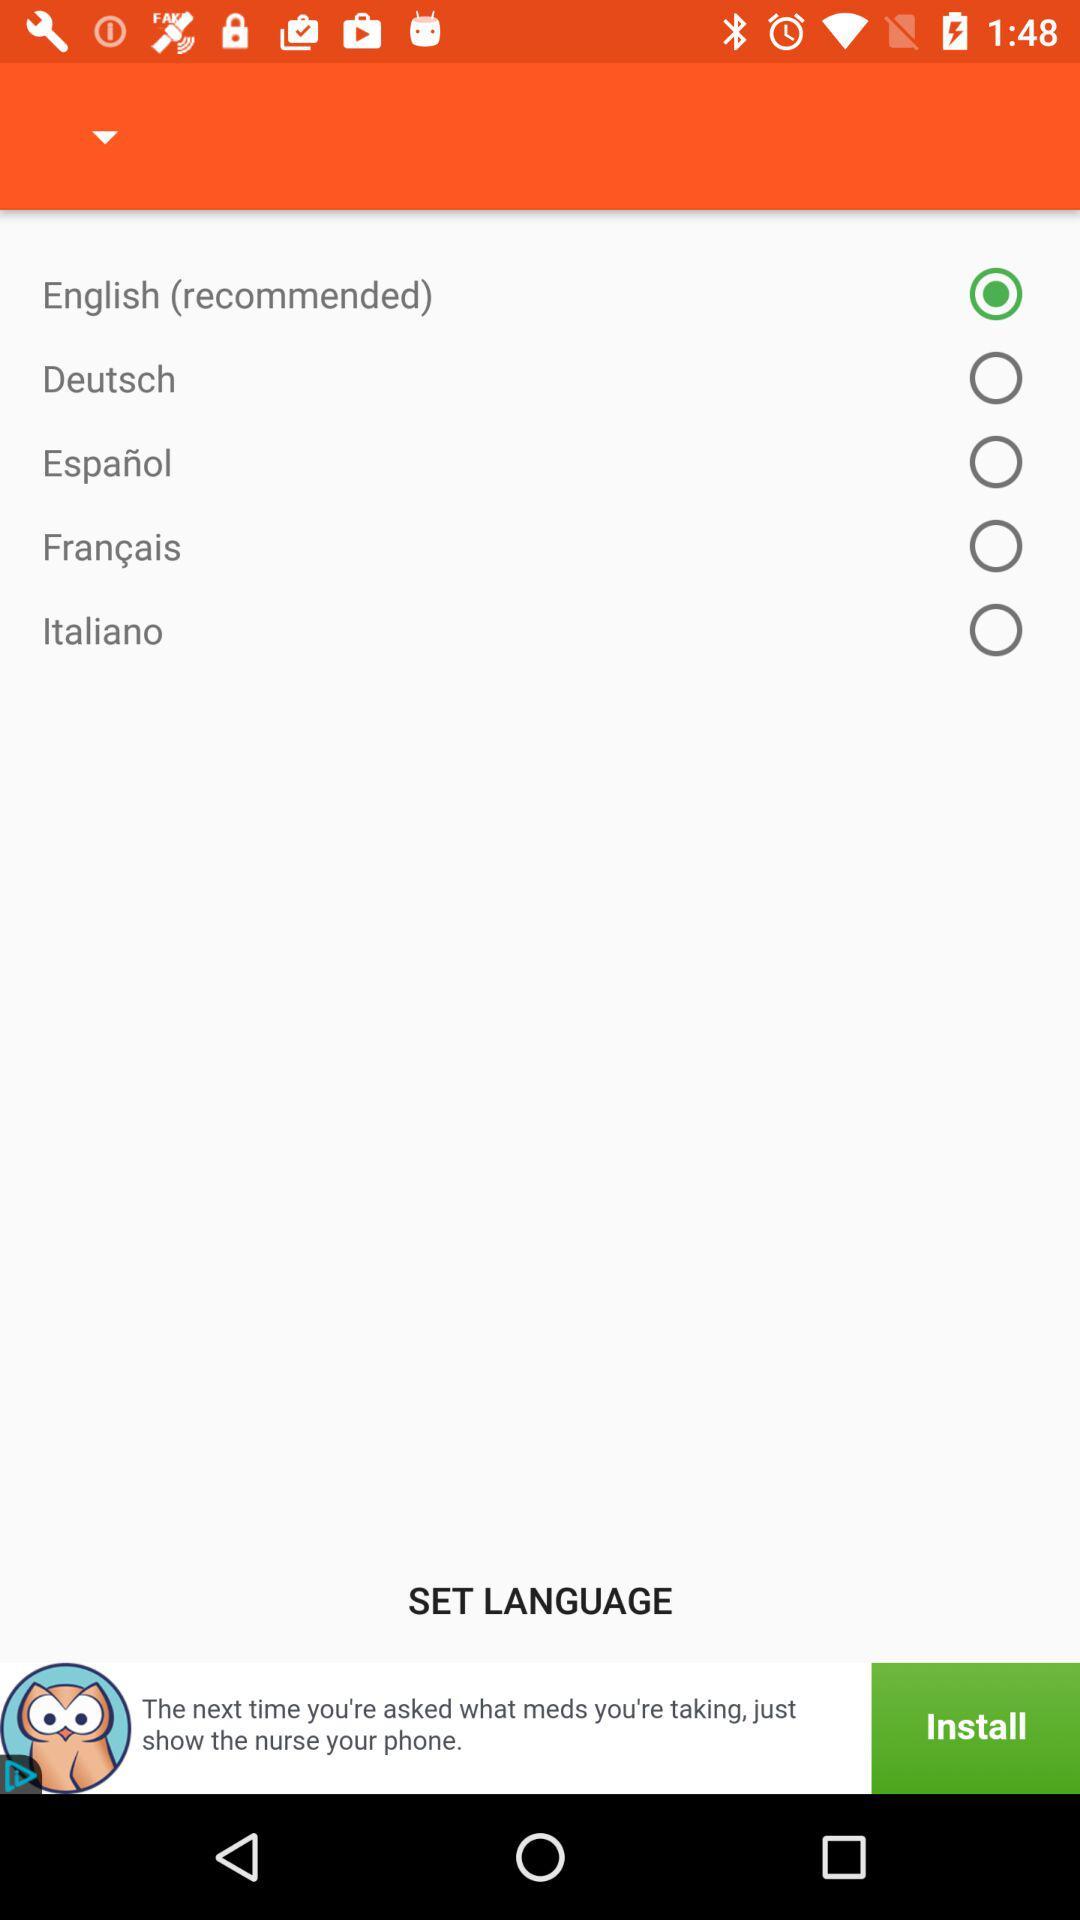  Describe the element at coordinates (540, 1727) in the screenshot. I see `get more information on advertisement` at that location.